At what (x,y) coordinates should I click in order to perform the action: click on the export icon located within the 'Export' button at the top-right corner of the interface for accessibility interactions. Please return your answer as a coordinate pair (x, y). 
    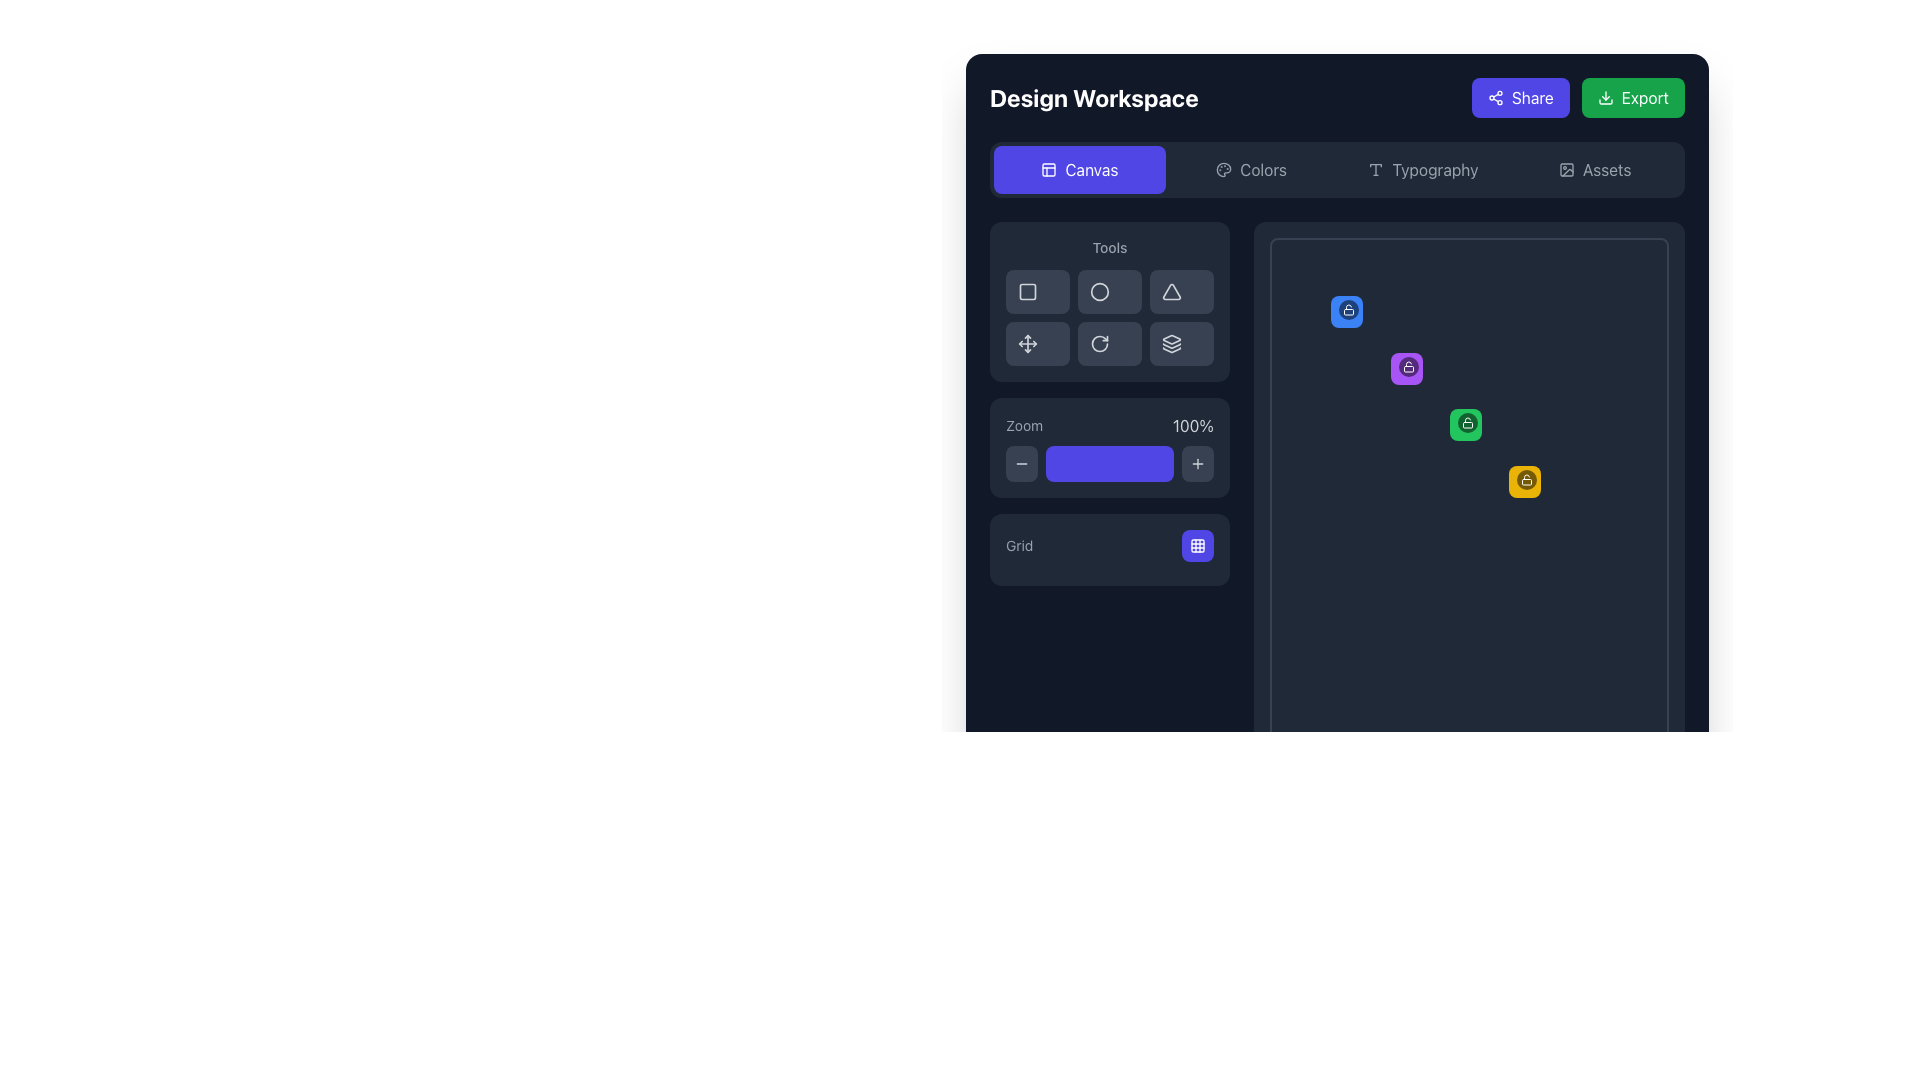
    Looking at the image, I should click on (1605, 97).